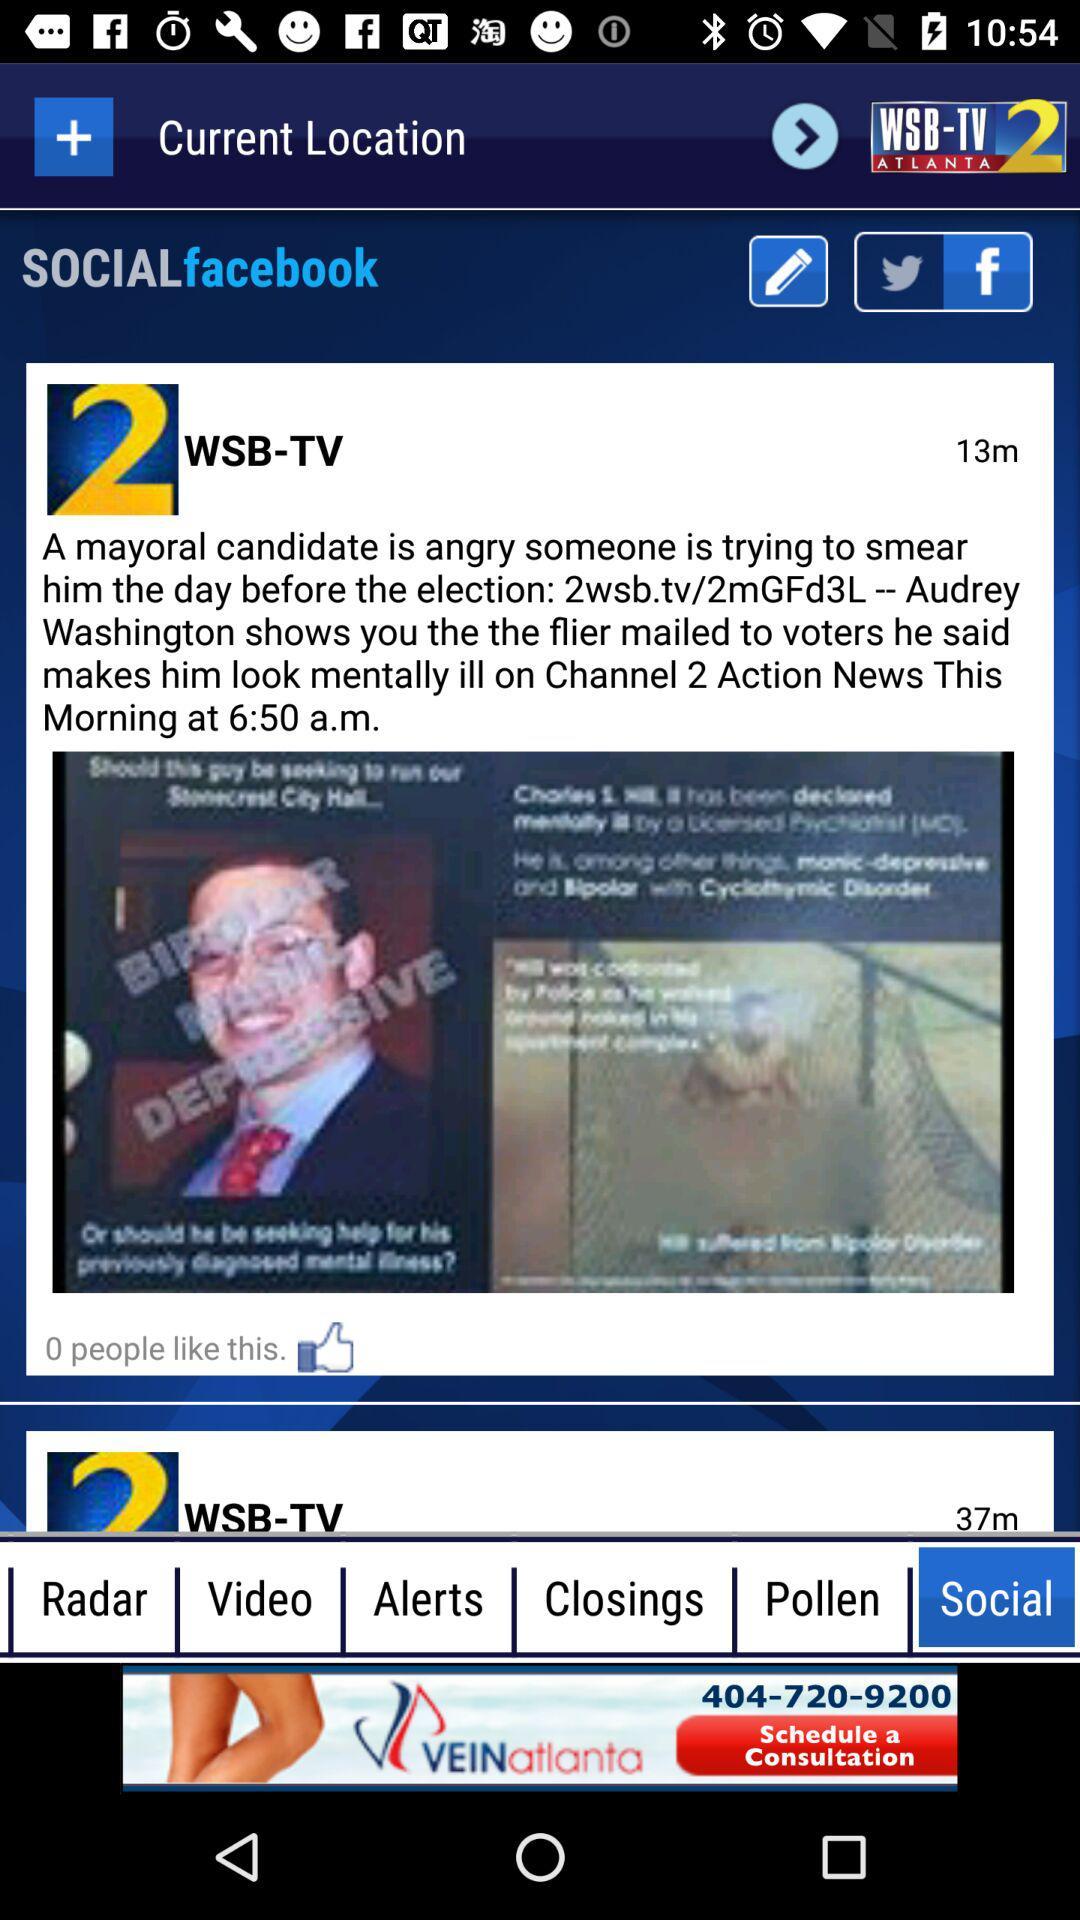  I want to click on the add icon, so click(72, 135).